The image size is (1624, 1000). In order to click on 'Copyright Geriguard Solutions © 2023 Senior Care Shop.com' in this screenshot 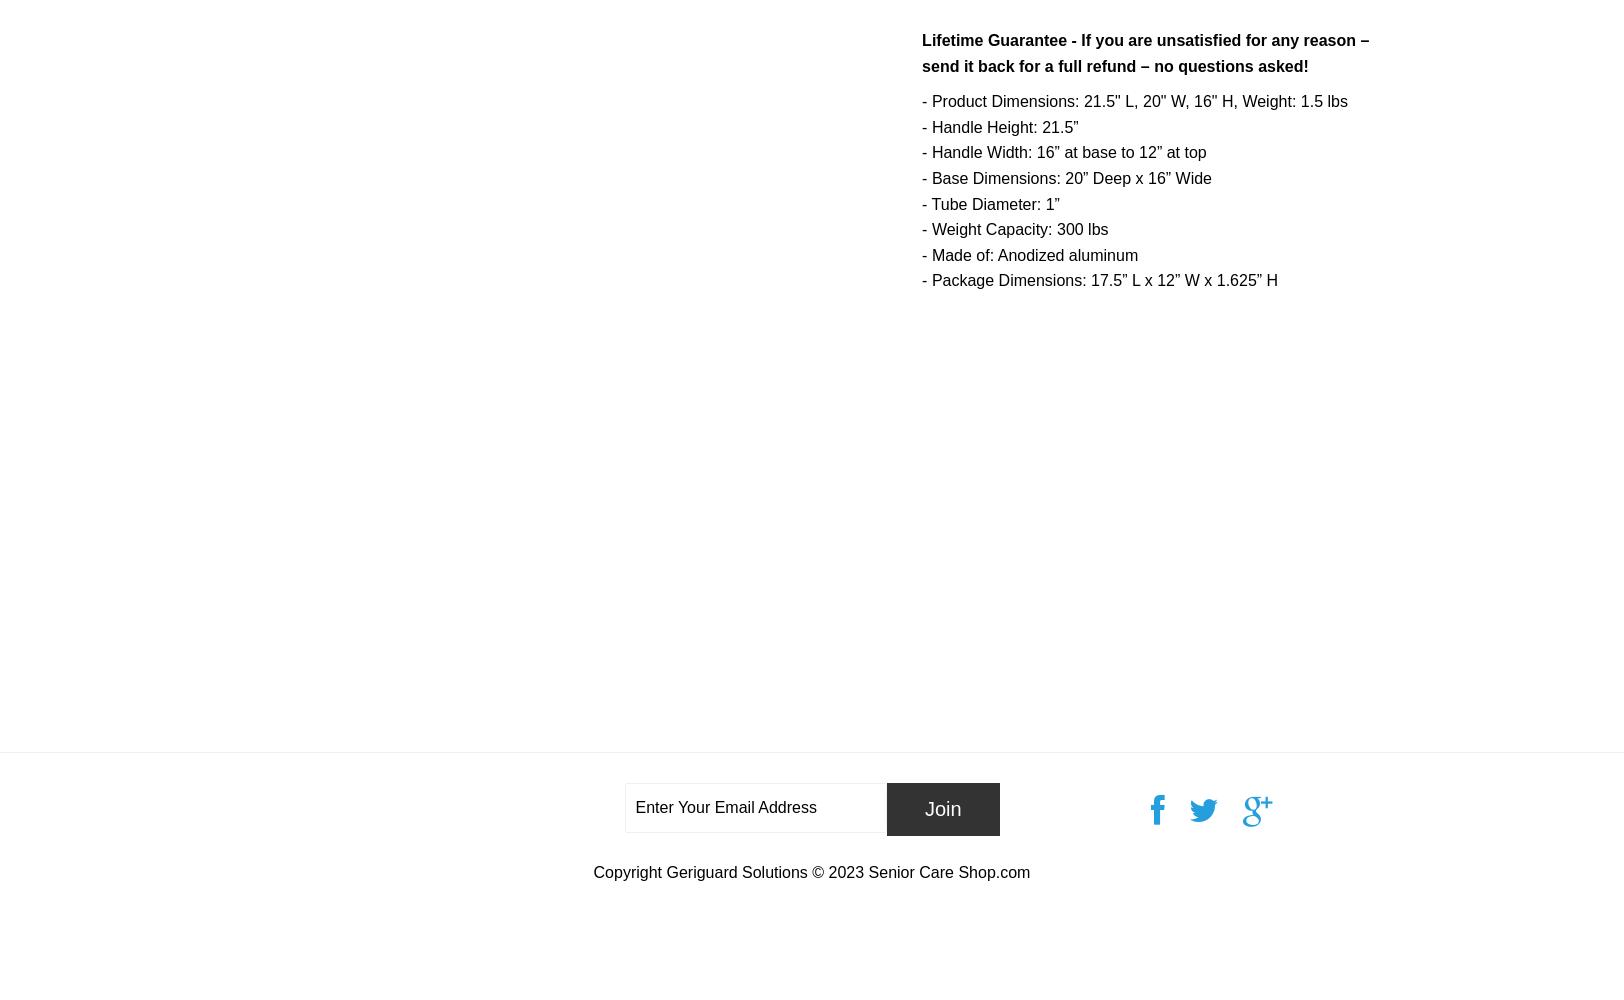, I will do `click(811, 870)`.